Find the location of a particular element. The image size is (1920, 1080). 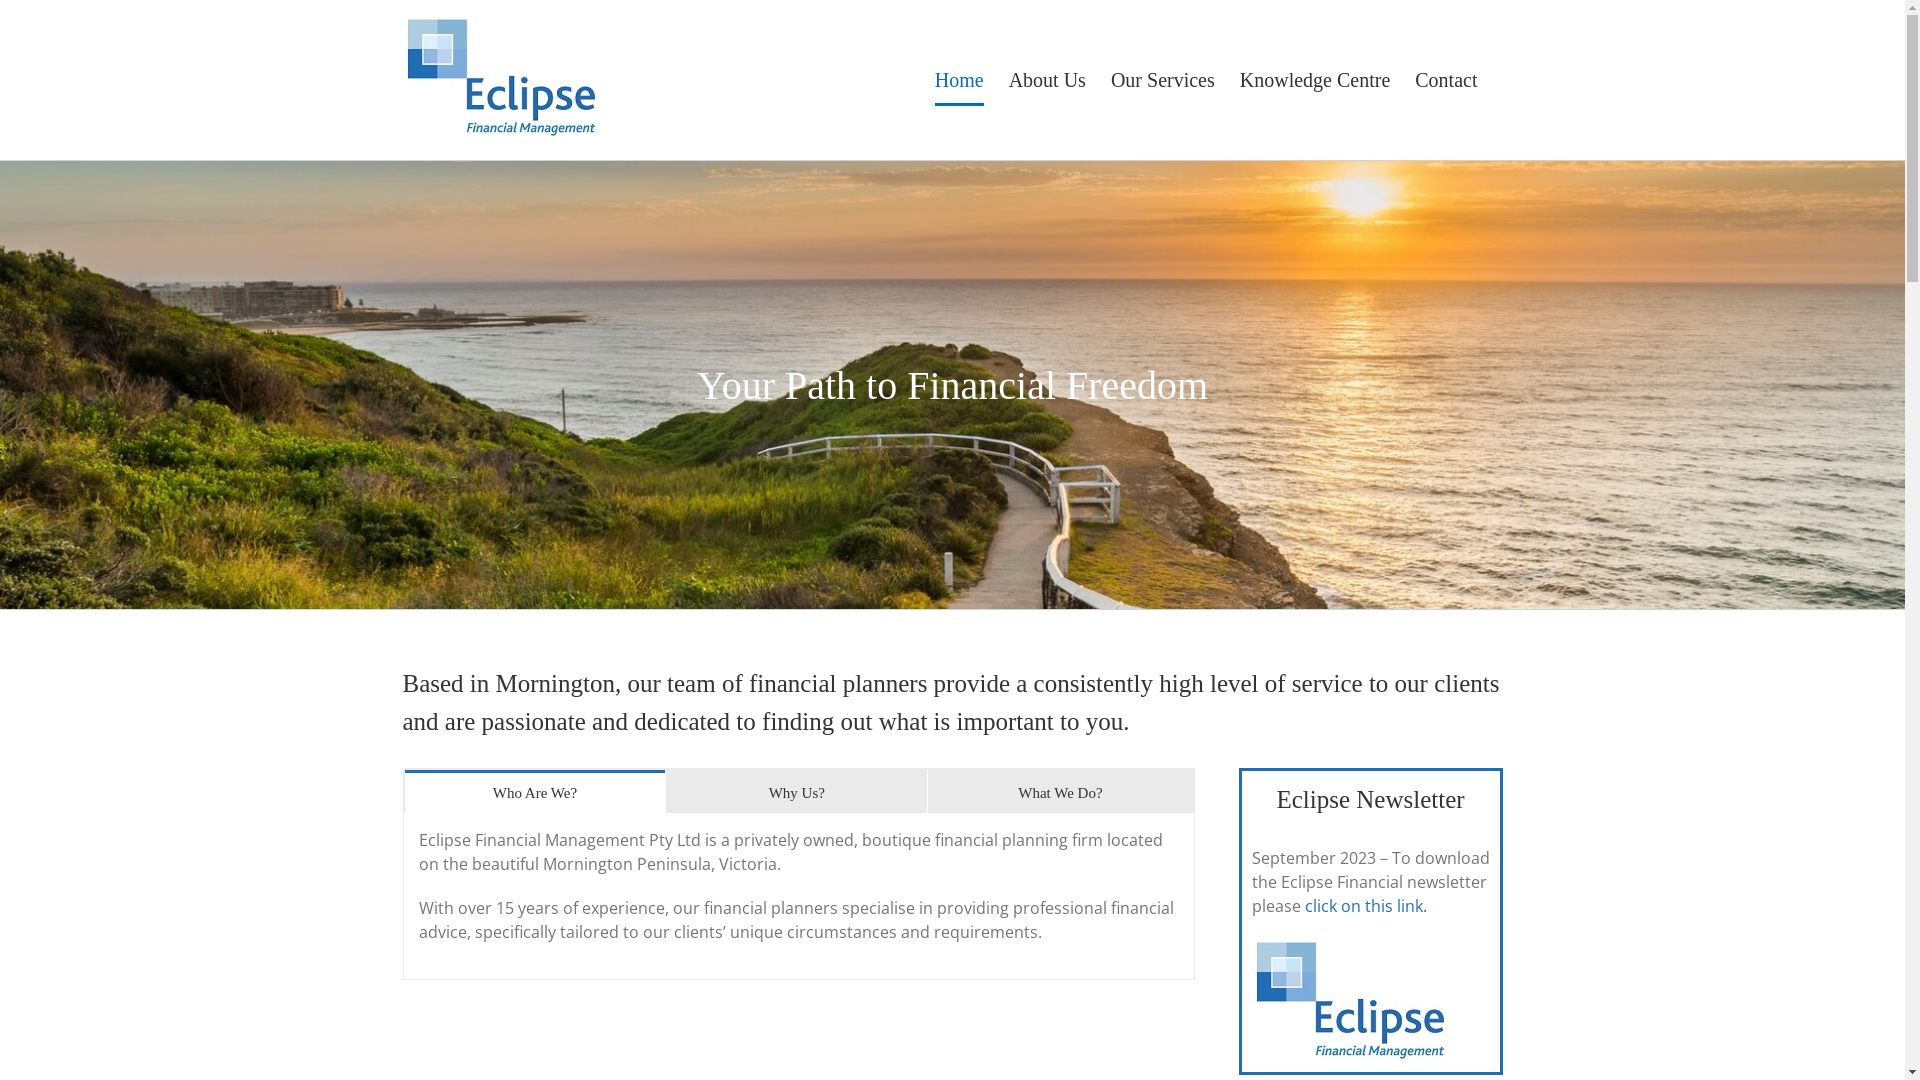

'About Us' is located at coordinates (1046, 79).